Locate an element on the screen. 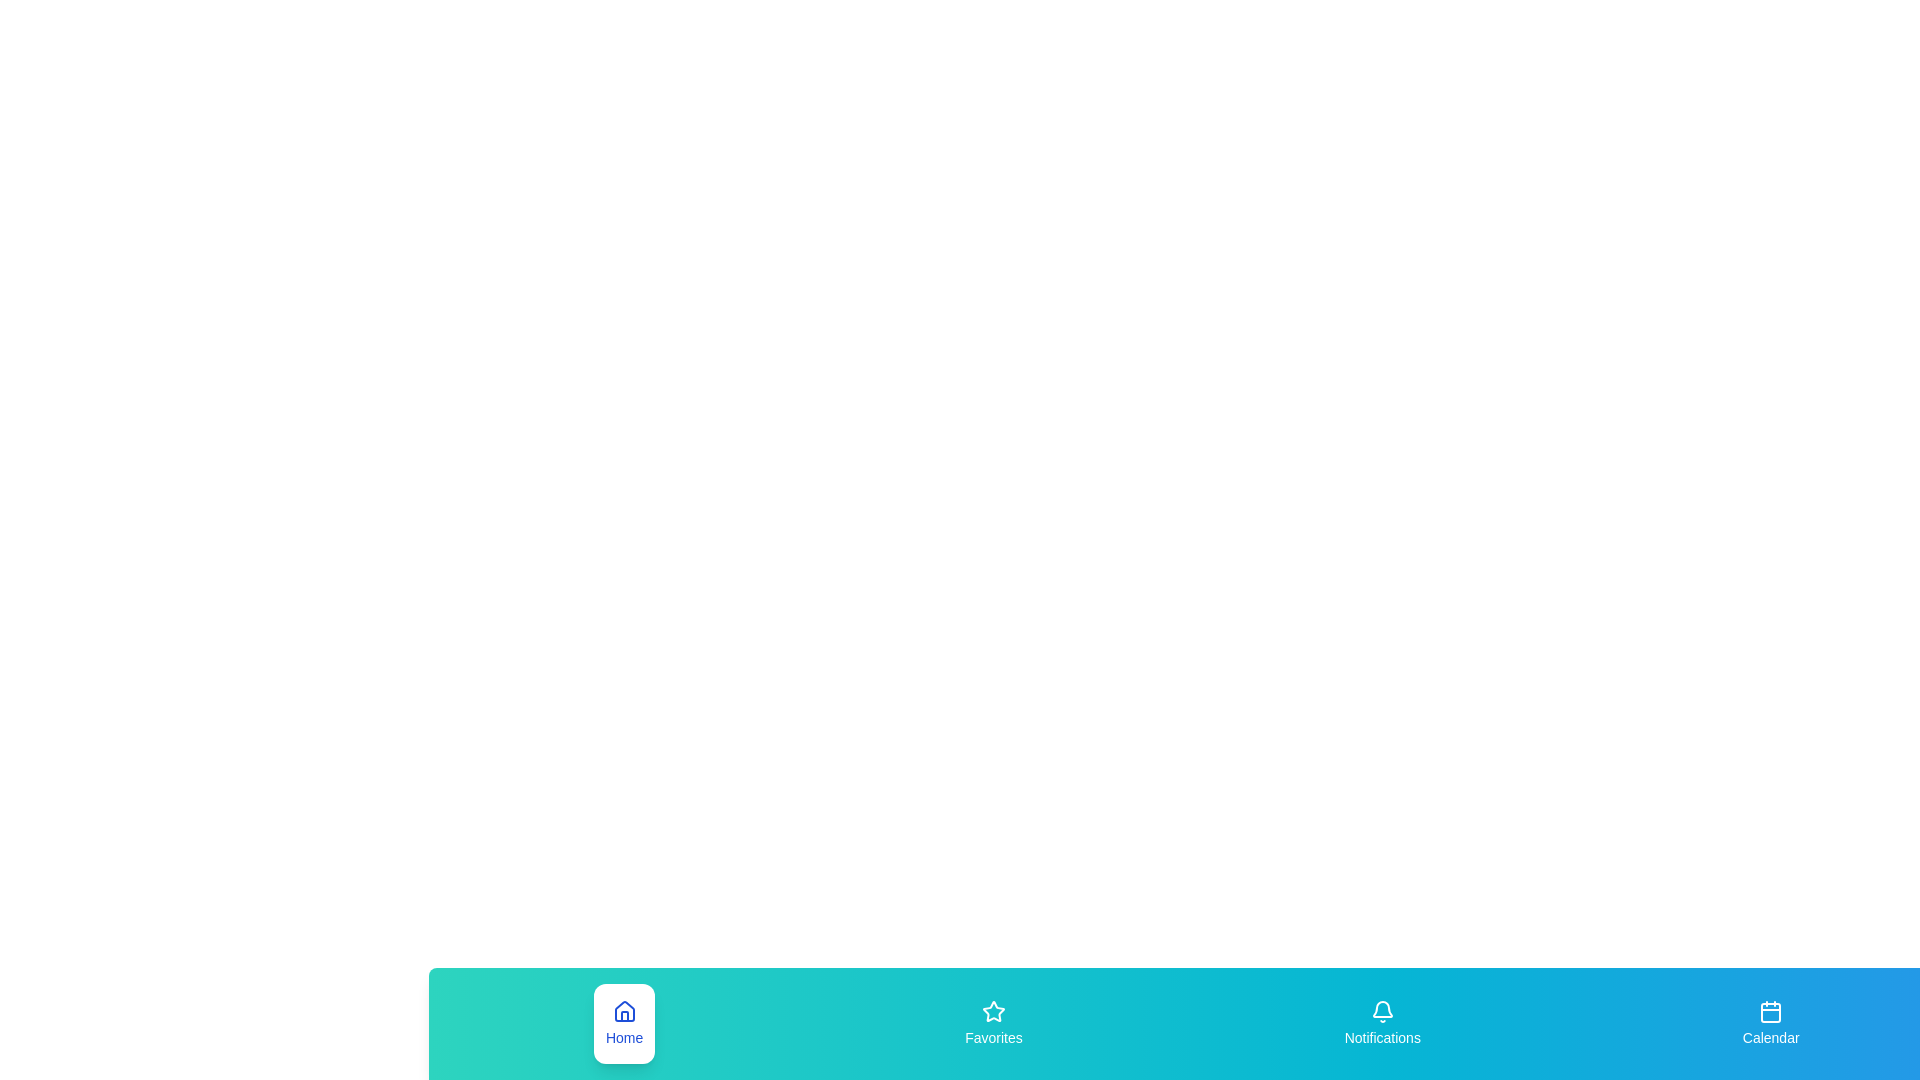  the navigation tab corresponding to Notifications is located at coordinates (1381, 1023).